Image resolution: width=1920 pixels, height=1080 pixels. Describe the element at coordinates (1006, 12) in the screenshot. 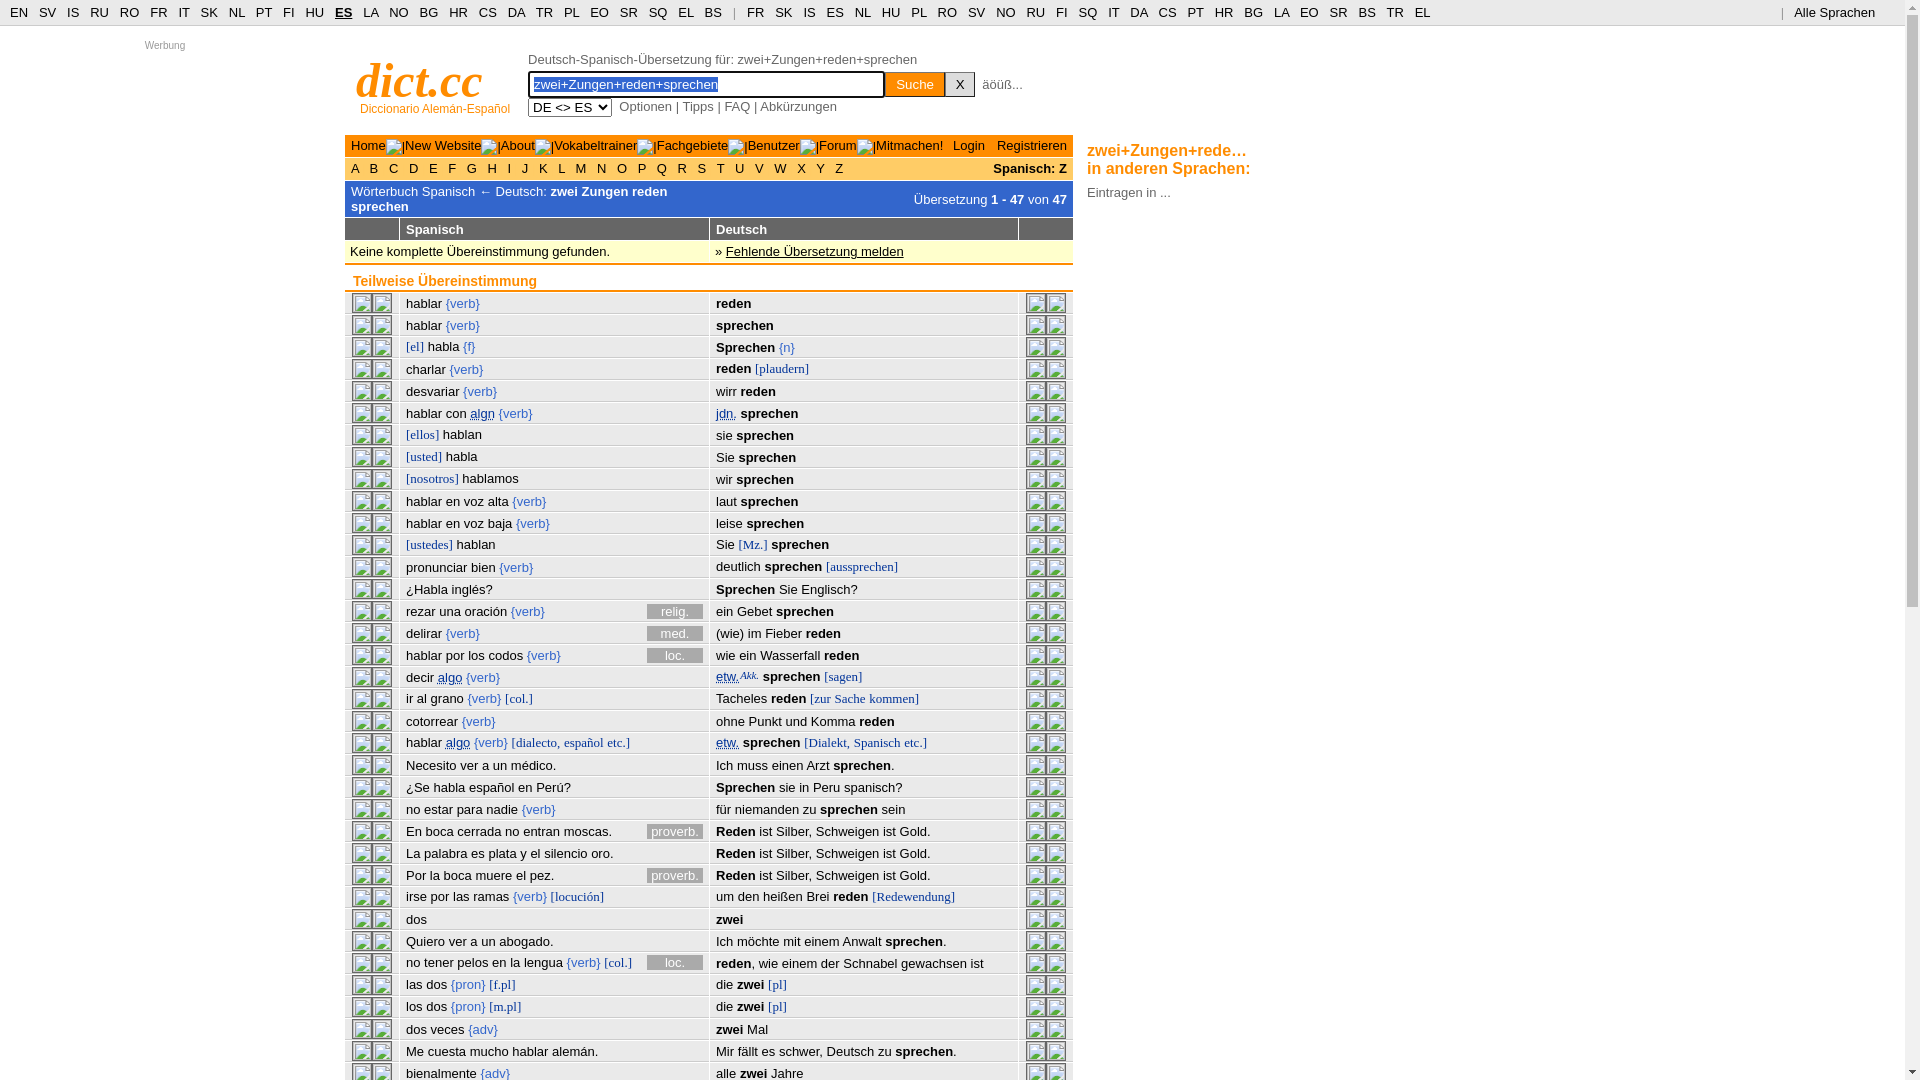

I see `'NO'` at that location.